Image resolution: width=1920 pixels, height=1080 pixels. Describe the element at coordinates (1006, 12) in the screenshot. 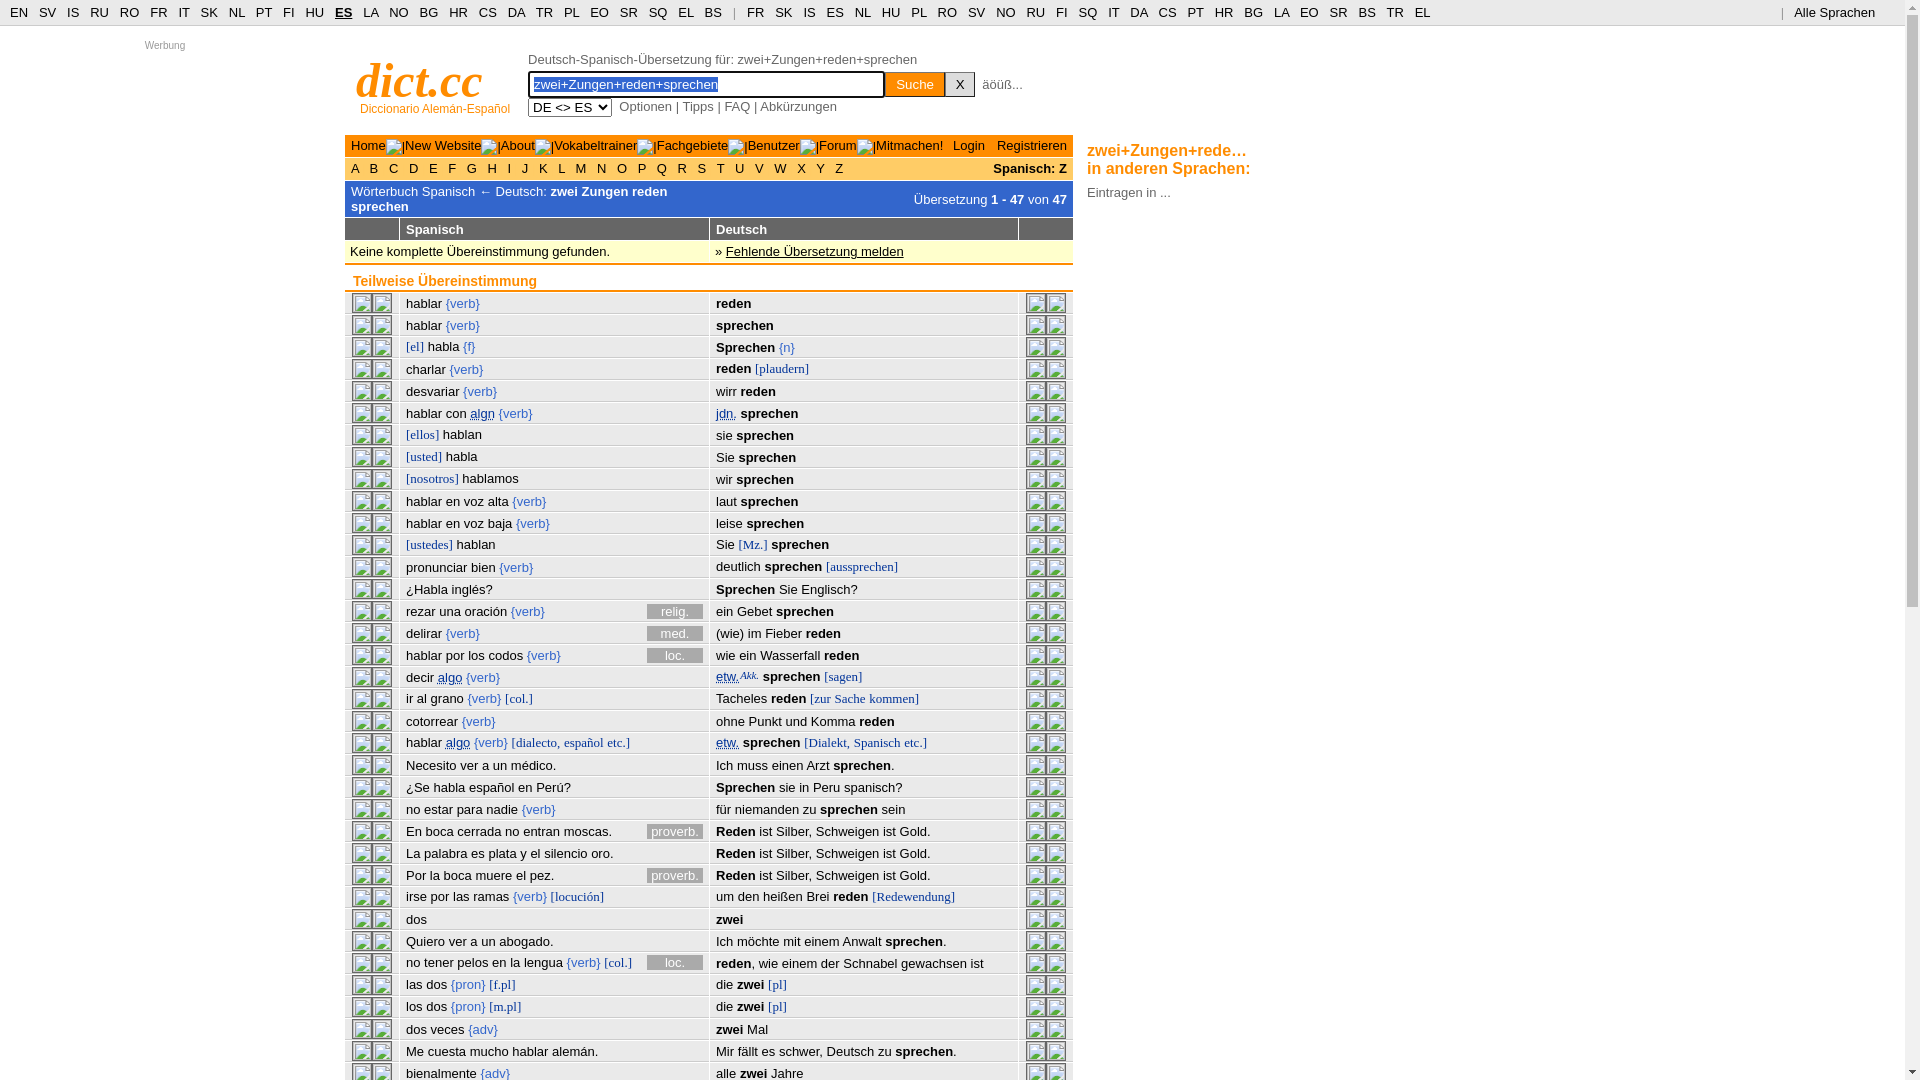

I see `'NO'` at that location.